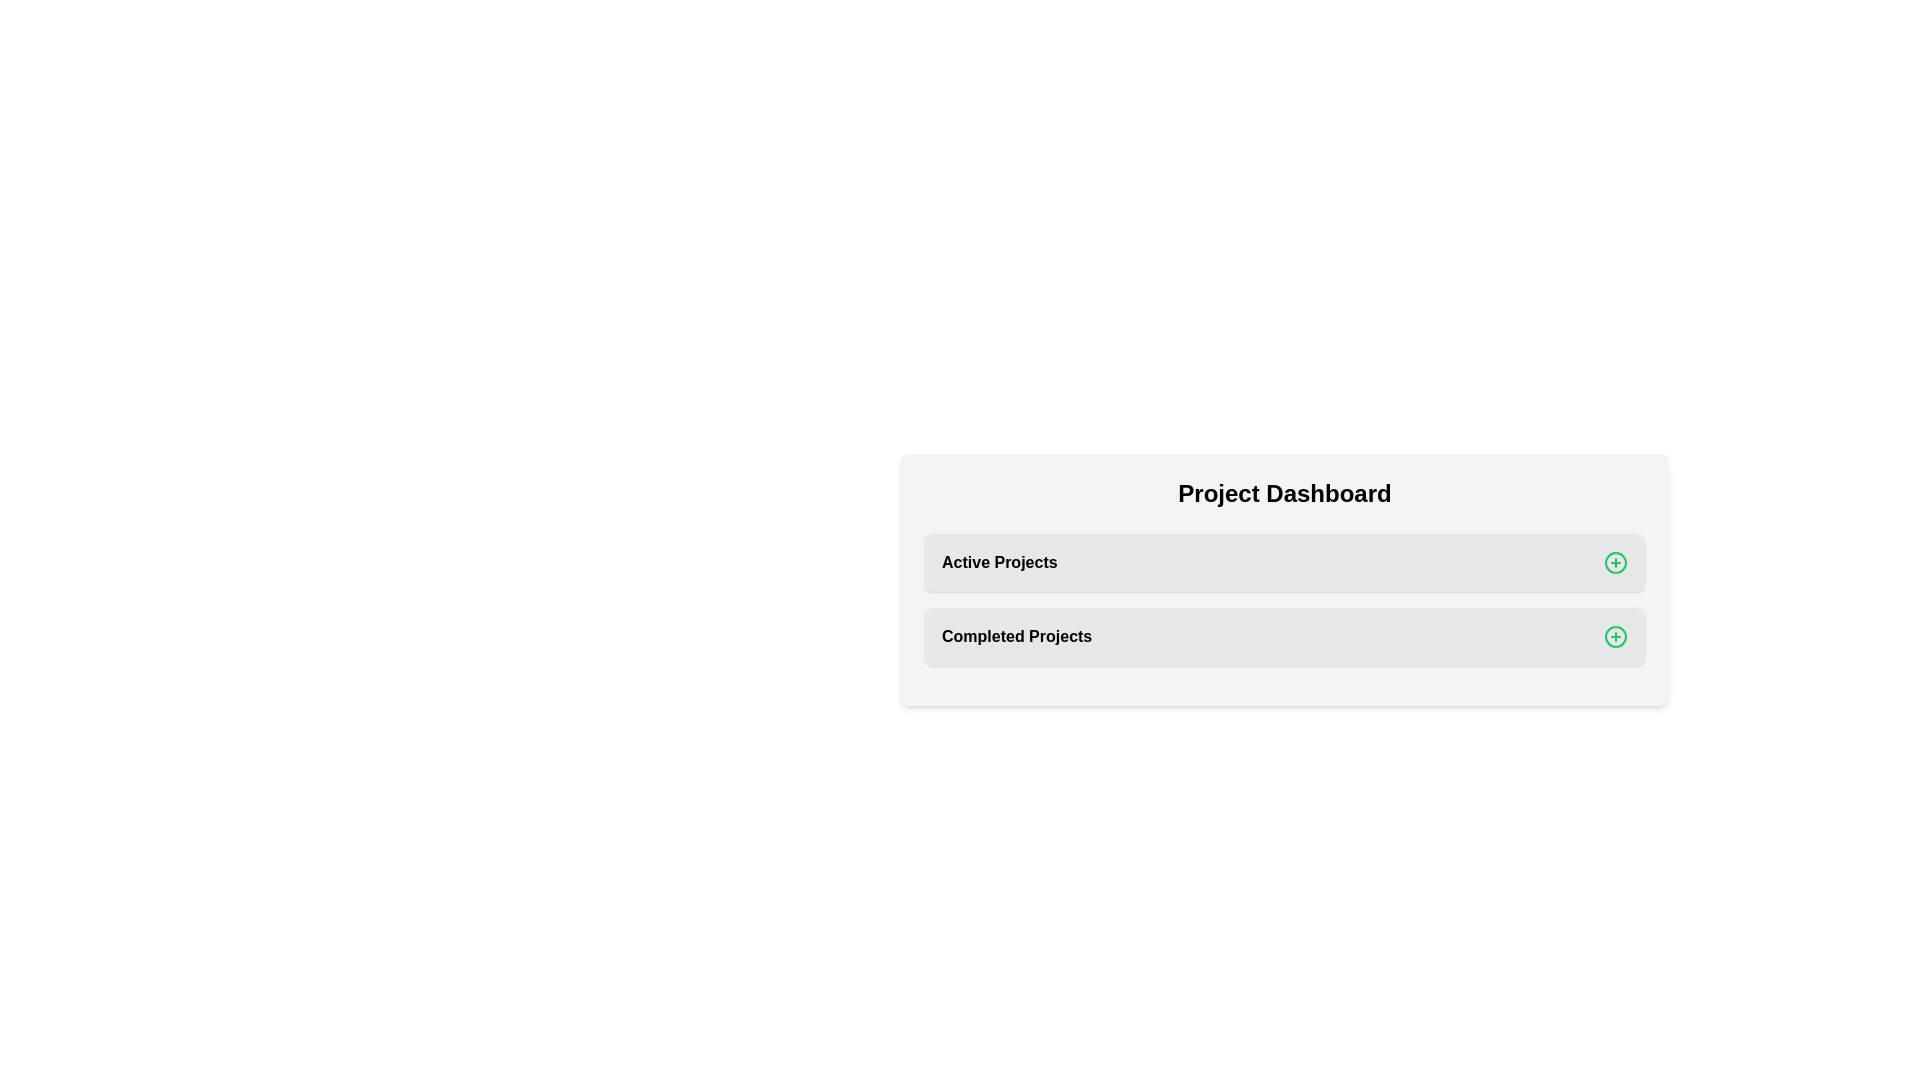  What do you see at coordinates (1616, 636) in the screenshot?
I see `plus icon next to the 'Completed Projects' section to expand it` at bounding box center [1616, 636].